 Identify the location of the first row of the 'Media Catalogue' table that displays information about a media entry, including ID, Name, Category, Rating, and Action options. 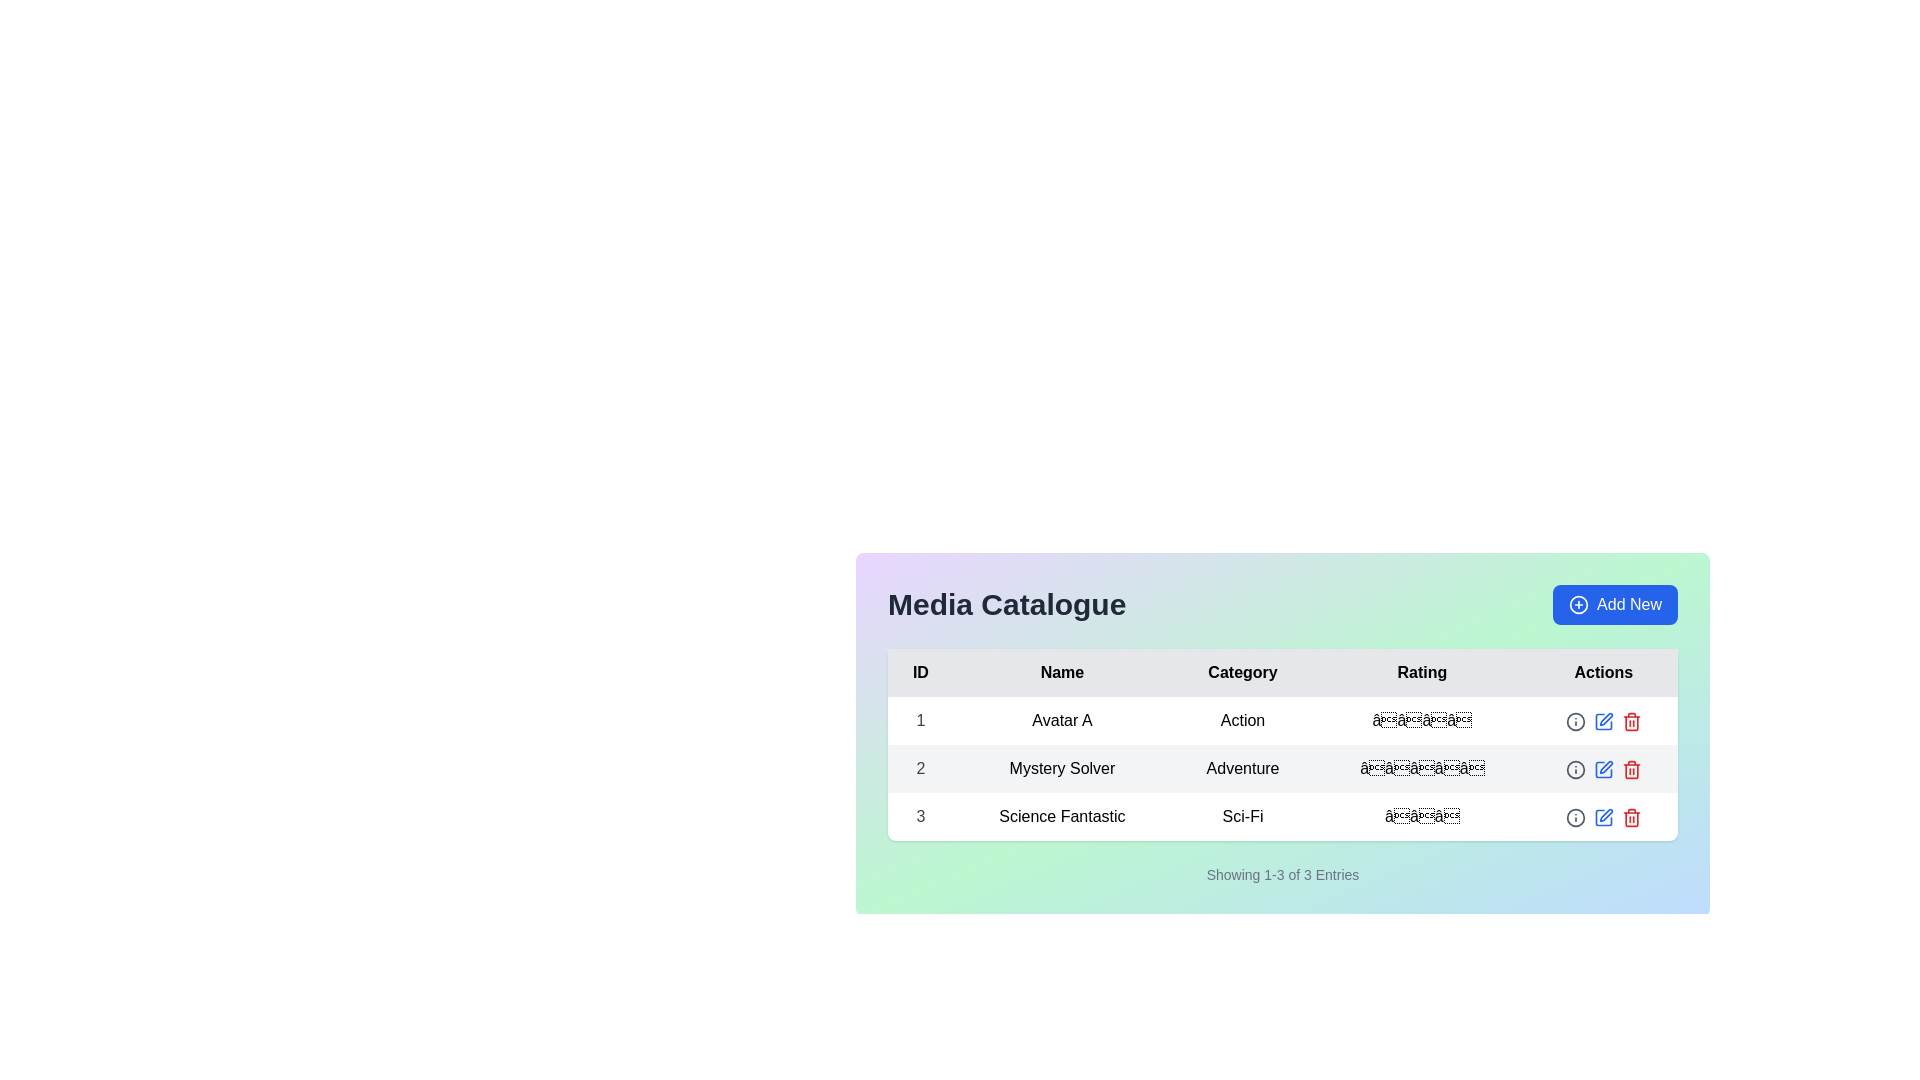
(1282, 721).